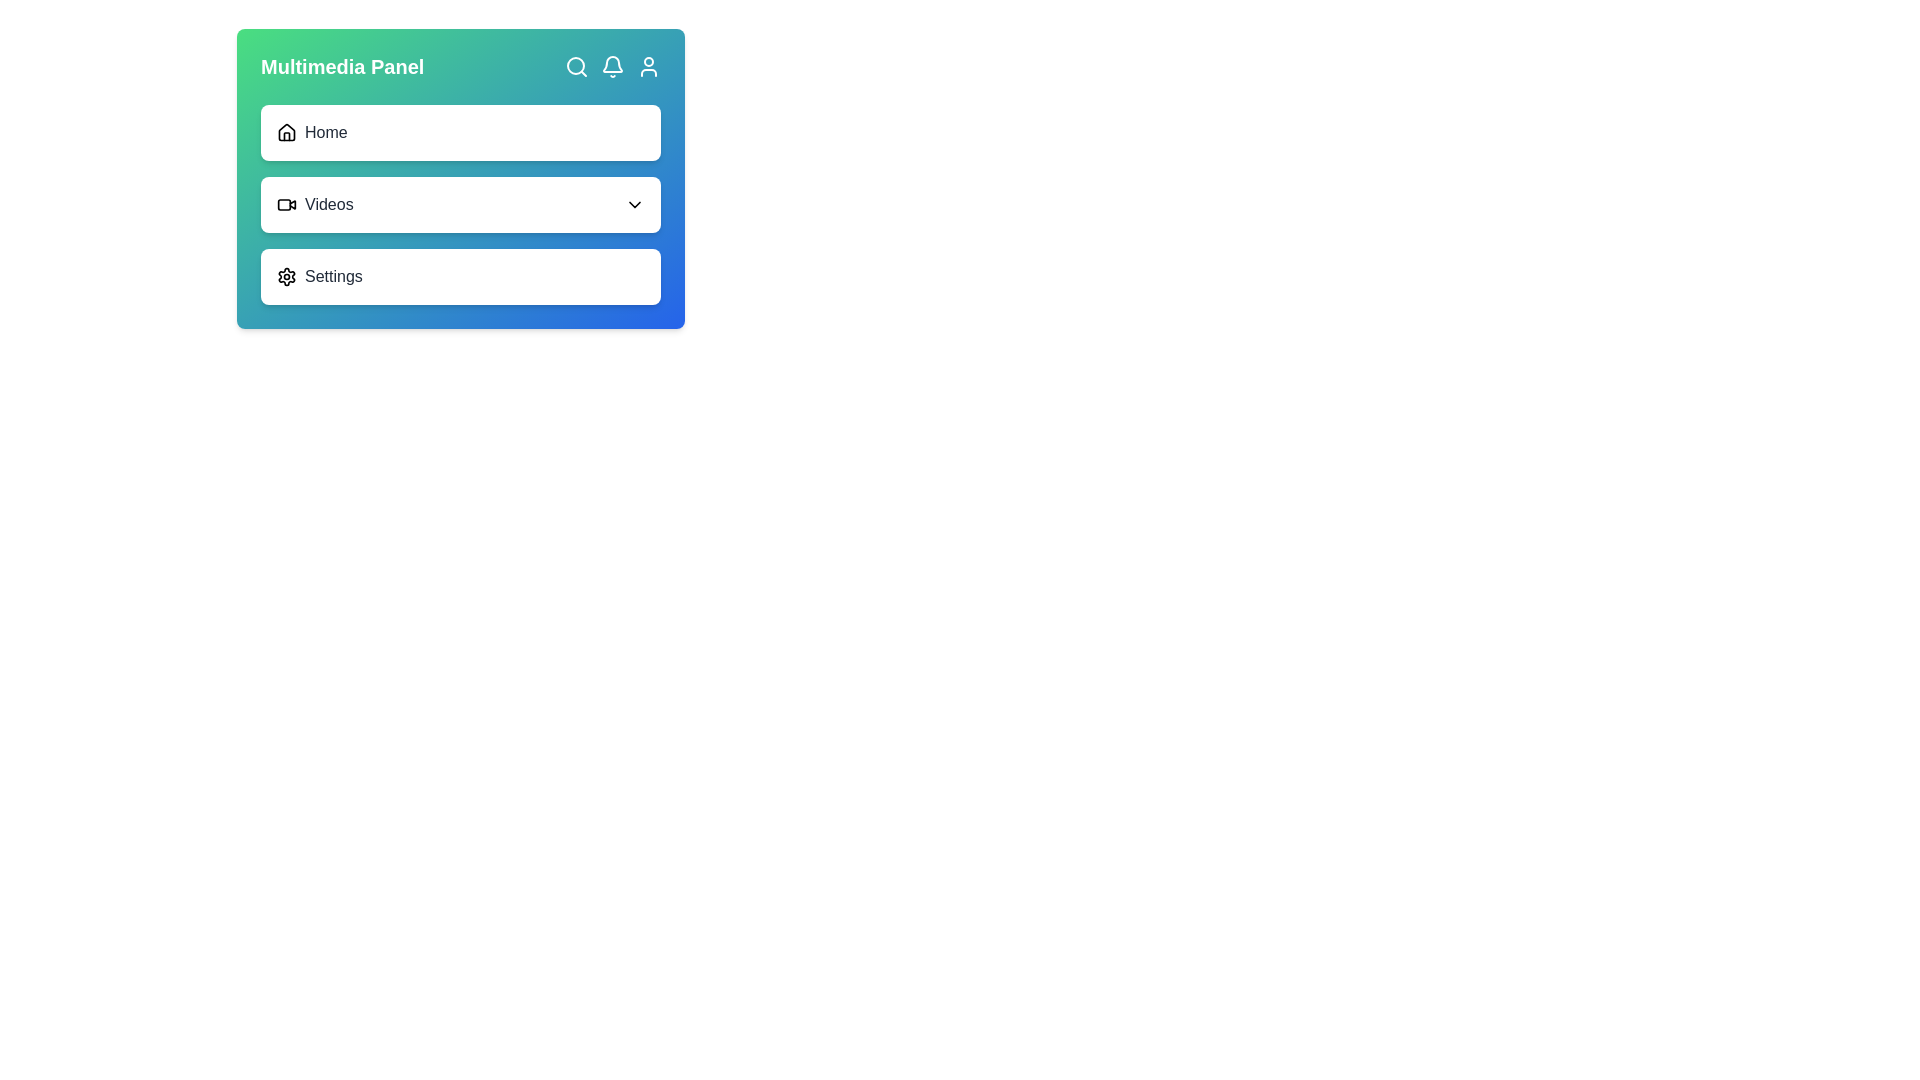 This screenshot has width=1920, height=1080. What do you see at coordinates (459, 277) in the screenshot?
I see `the 'Settings' button` at bounding box center [459, 277].